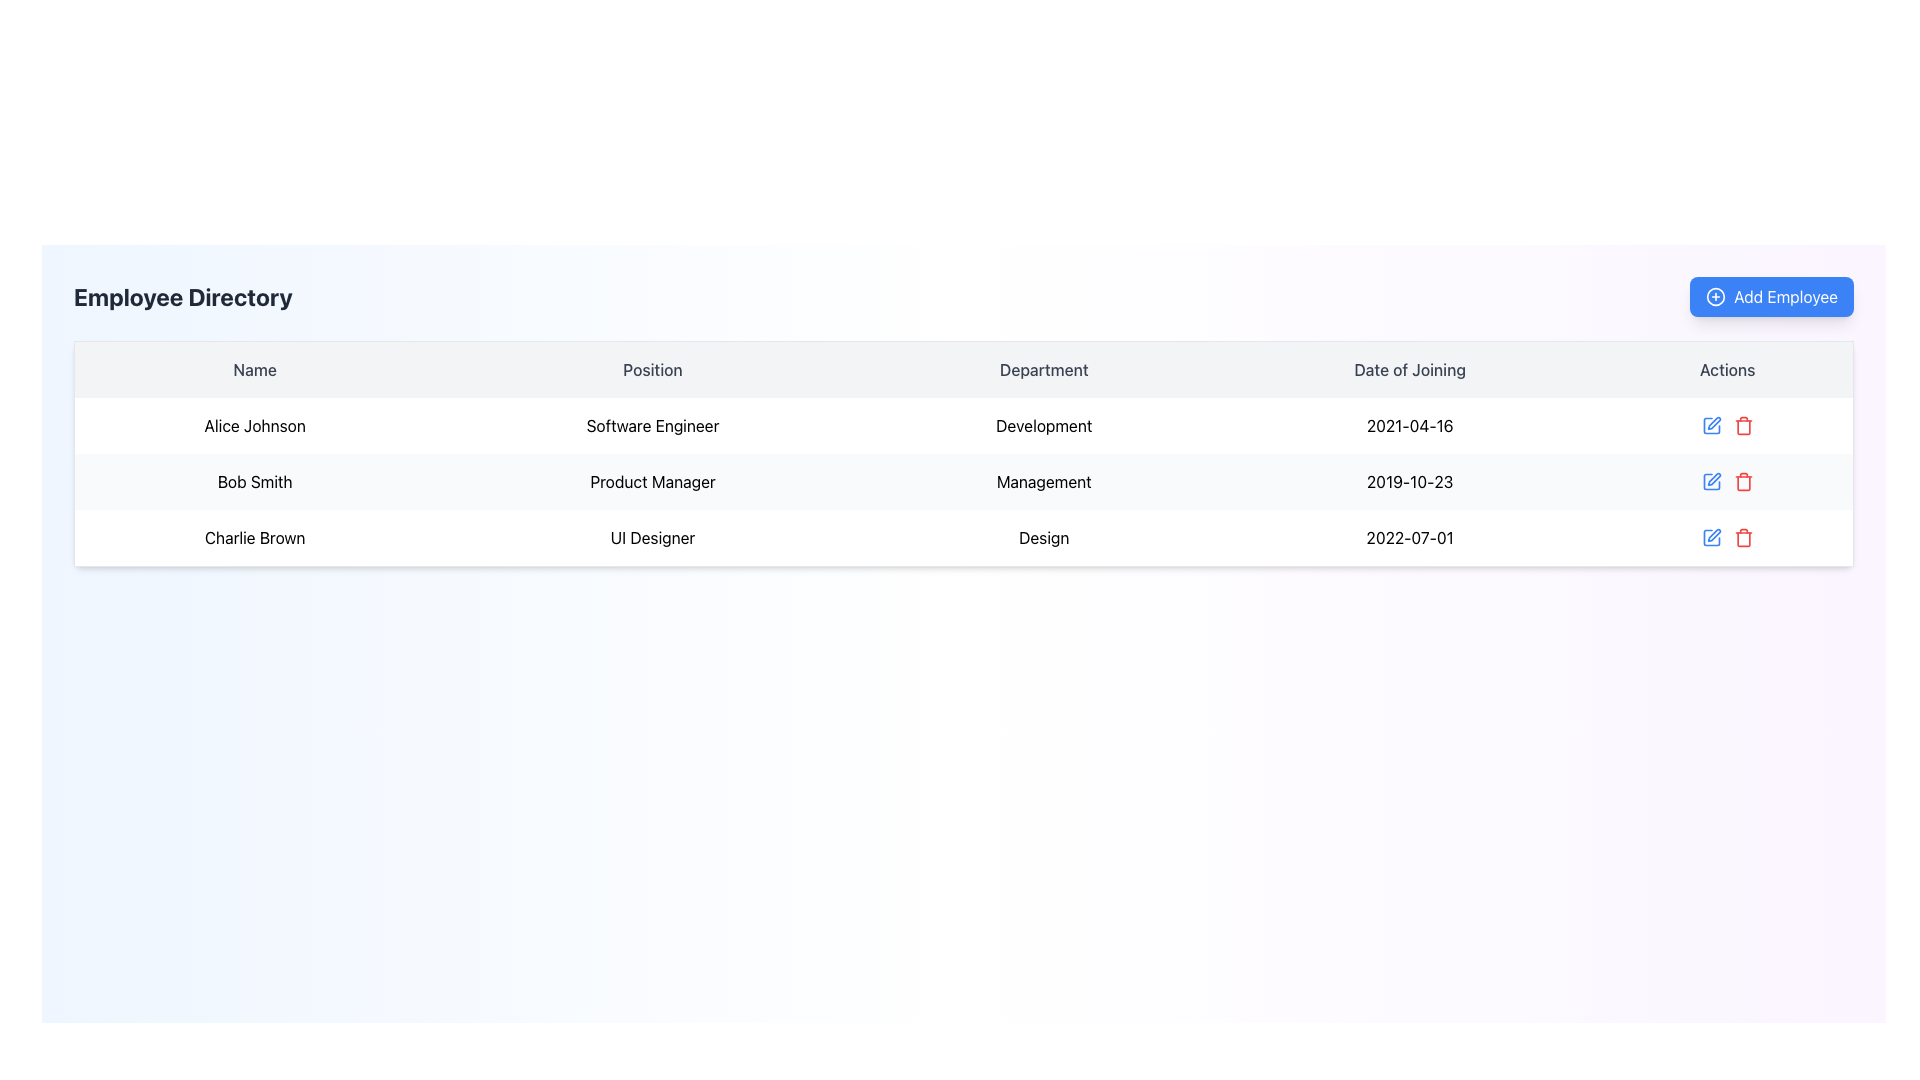 The width and height of the screenshot is (1920, 1080). I want to click on the pen-shaped icon button for editing functionality located in the 'Actions' column of the last row of the employee directory table, so click(1713, 534).